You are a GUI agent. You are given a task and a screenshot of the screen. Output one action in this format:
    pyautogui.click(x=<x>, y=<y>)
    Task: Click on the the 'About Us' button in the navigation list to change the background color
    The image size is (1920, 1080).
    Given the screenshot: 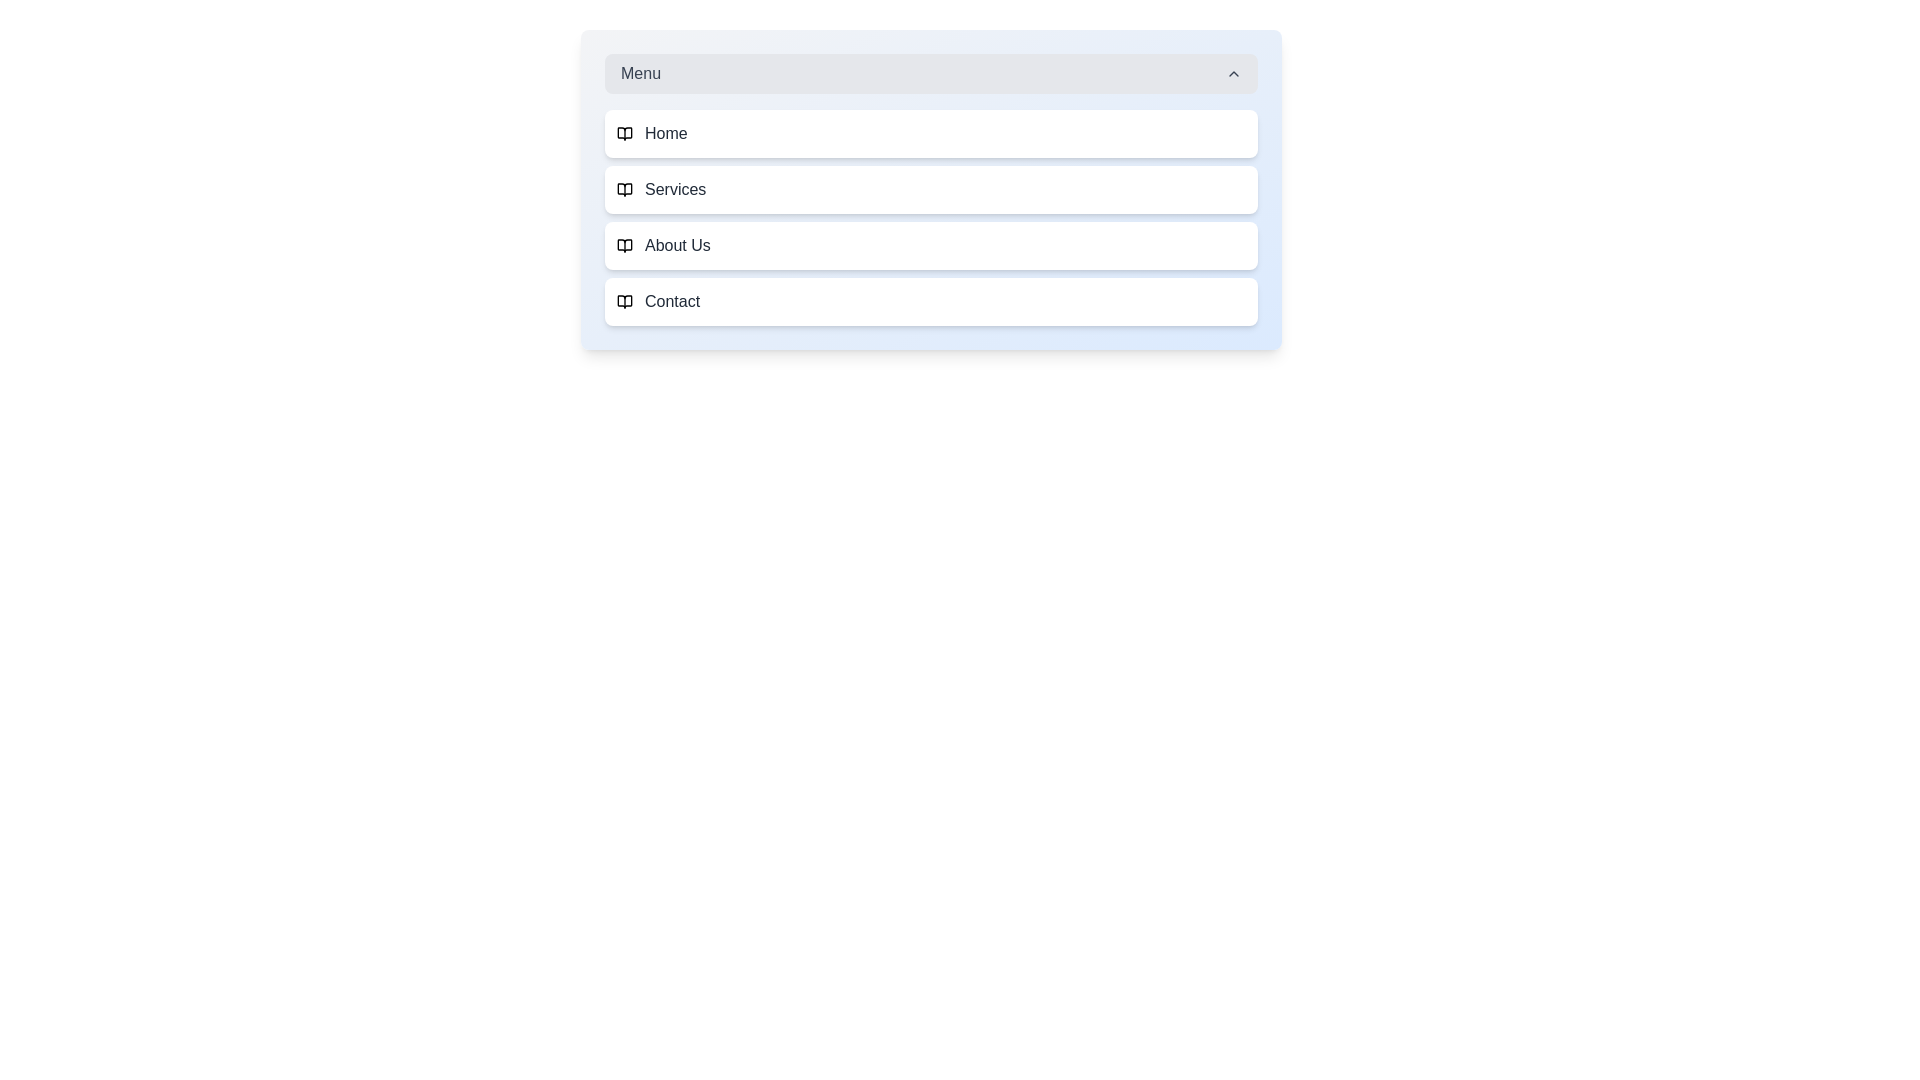 What is the action you would take?
    pyautogui.click(x=930, y=245)
    